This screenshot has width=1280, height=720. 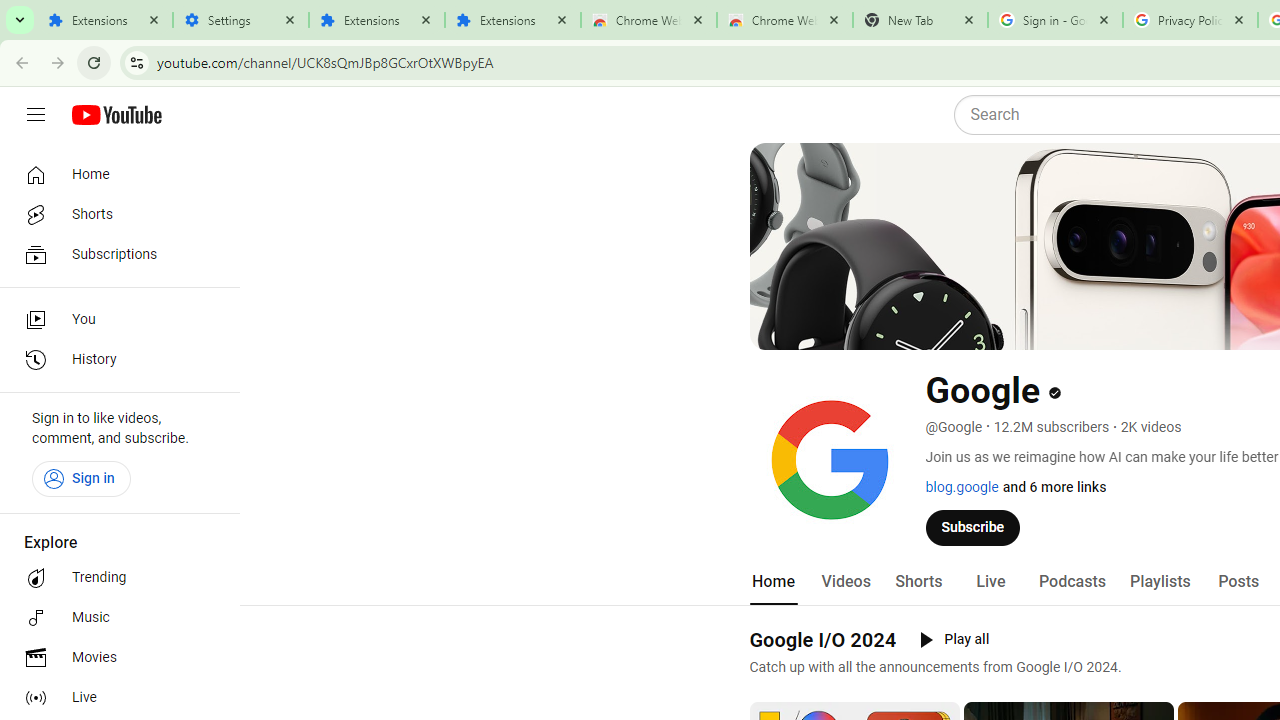 I want to click on 'blog.google', so click(x=961, y=487).